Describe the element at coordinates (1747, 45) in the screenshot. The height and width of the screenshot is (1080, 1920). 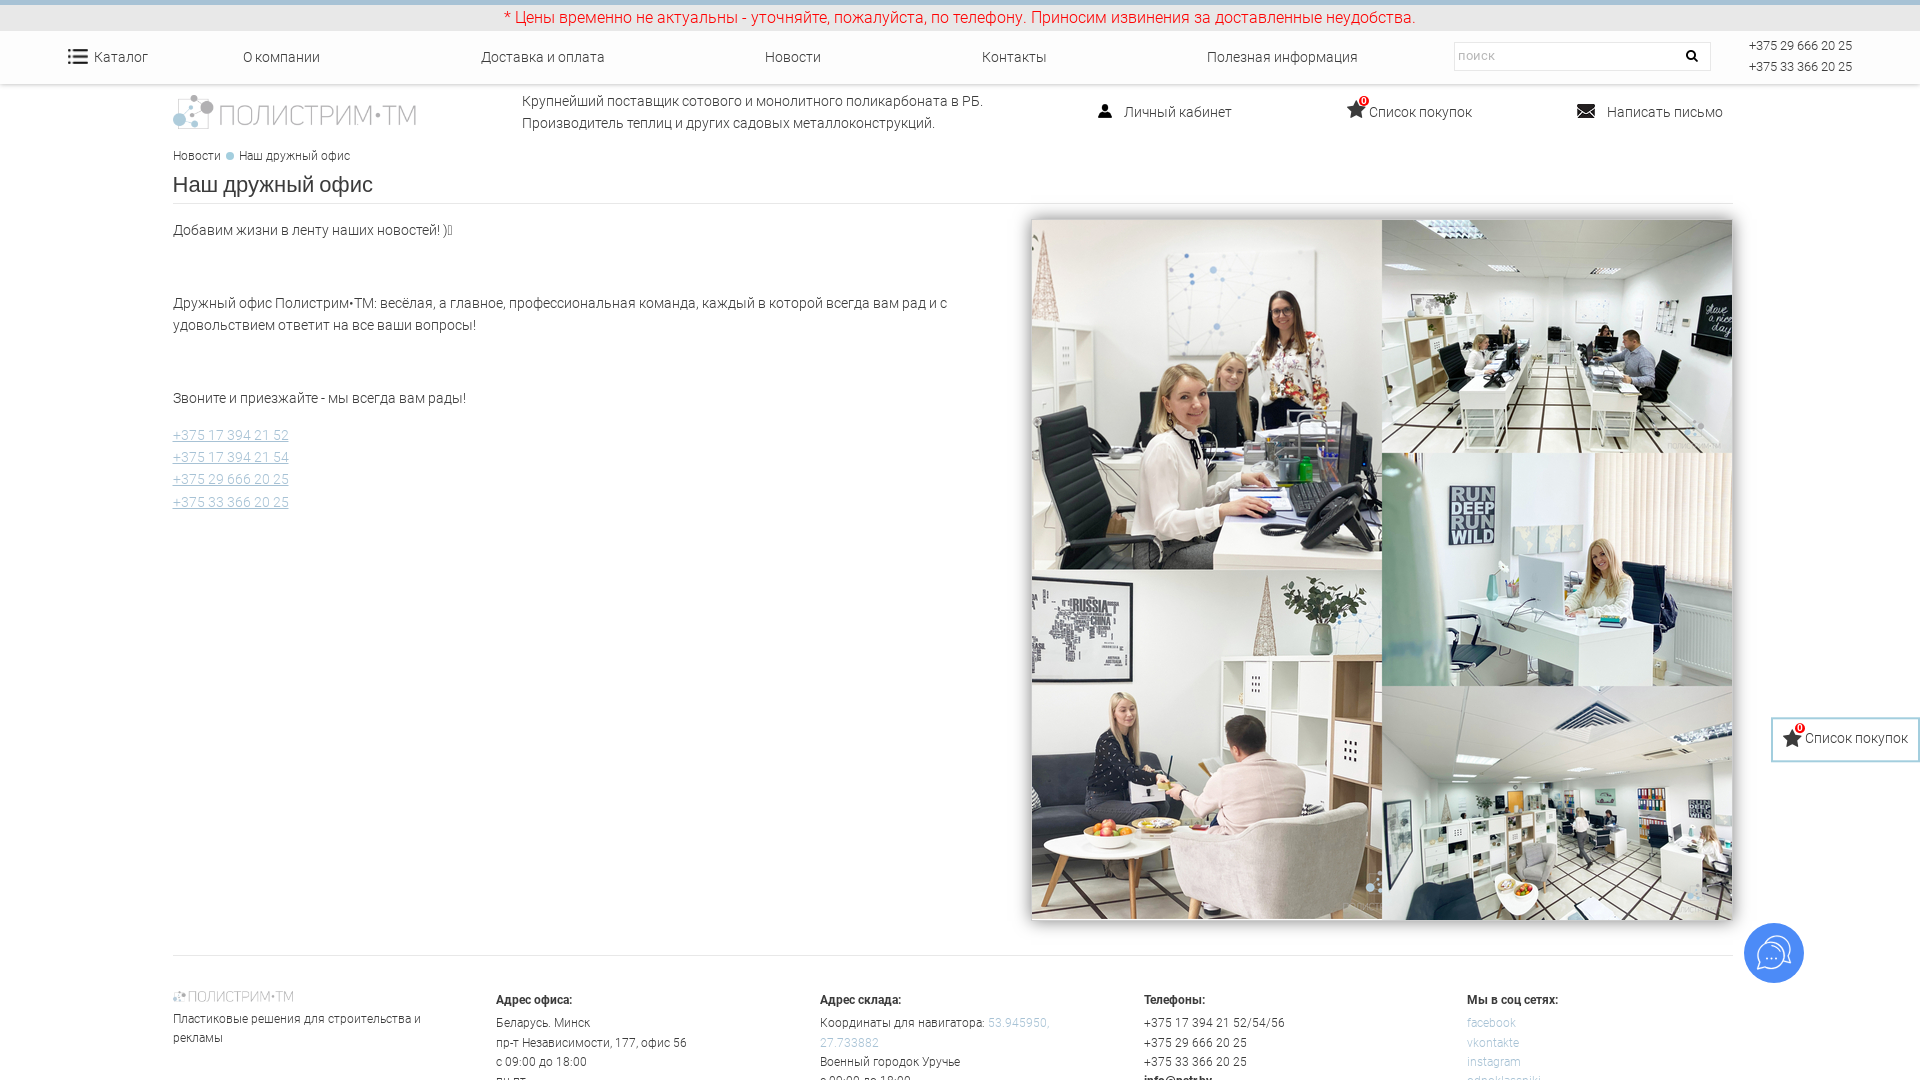
I see `'+375 29 666 20 25'` at that location.